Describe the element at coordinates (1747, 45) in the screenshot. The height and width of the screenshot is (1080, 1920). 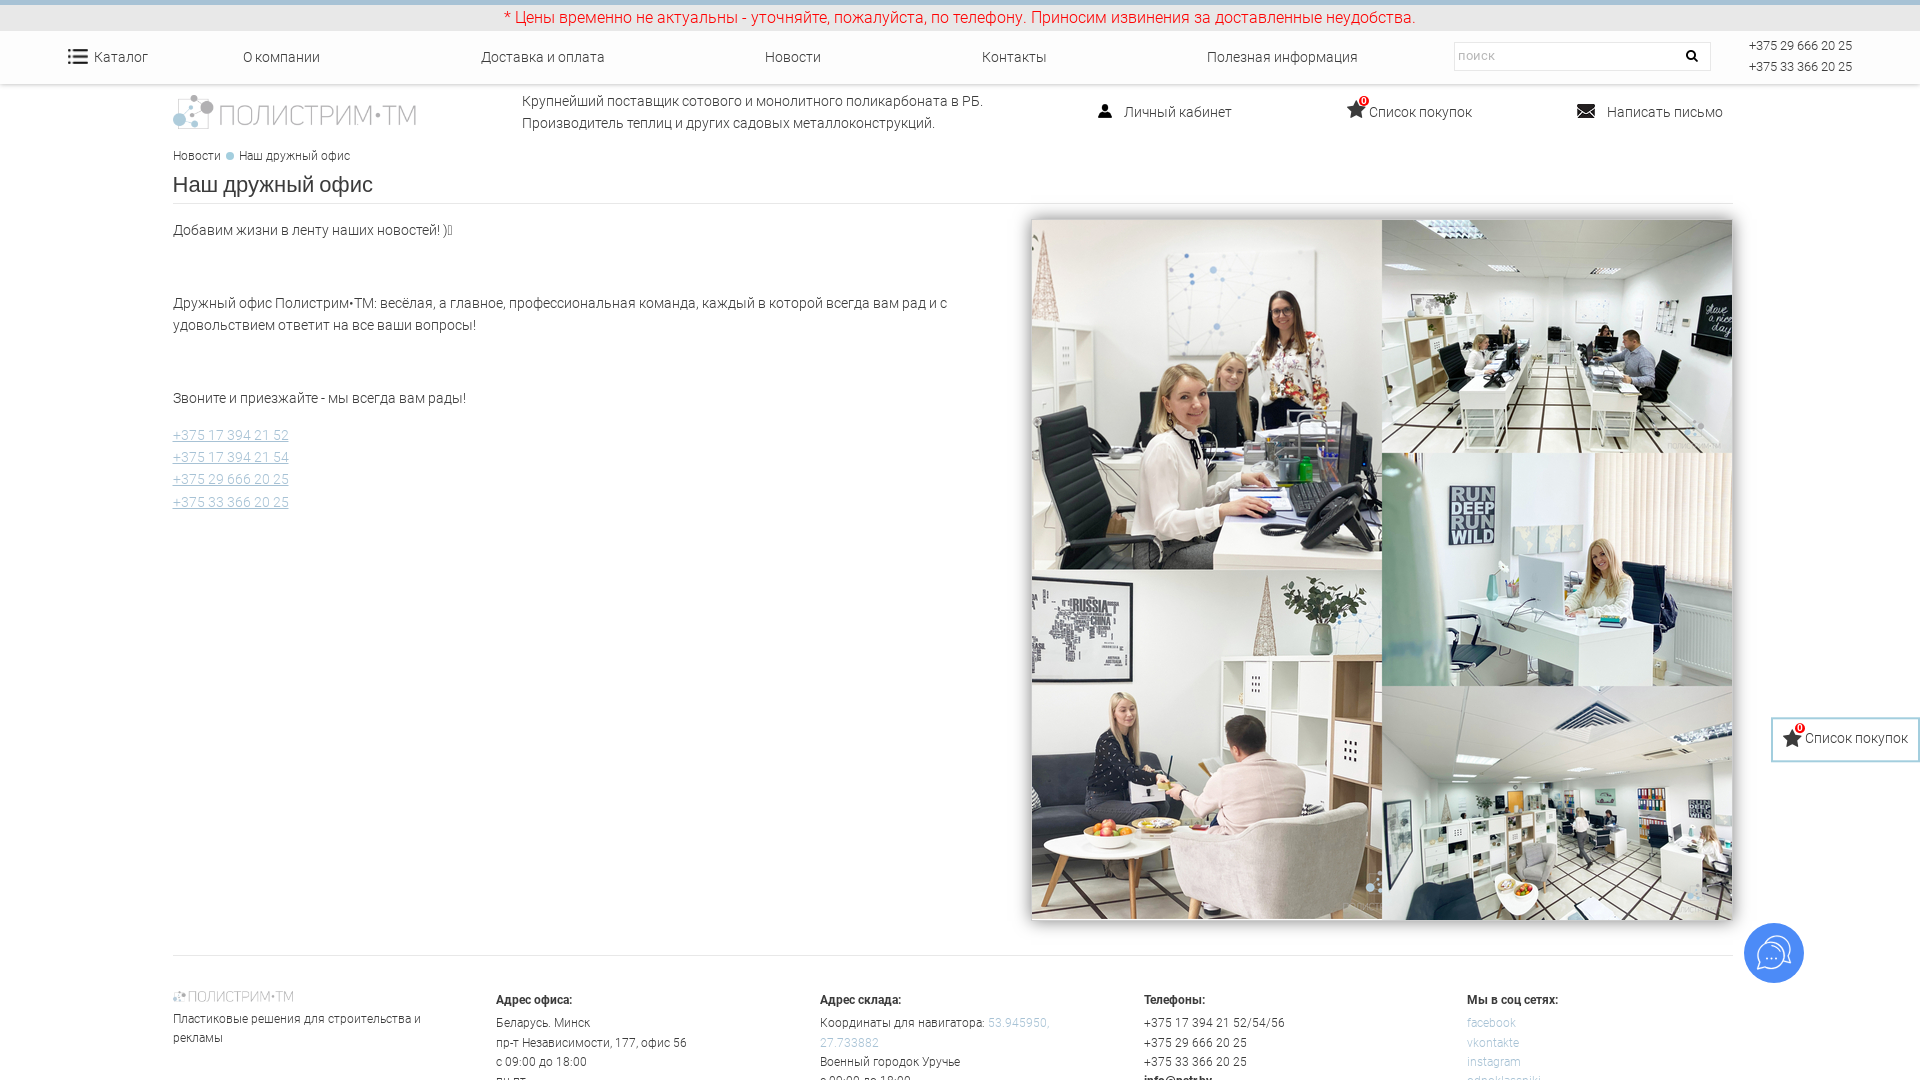
I see `'+375 29 666 20 25'` at that location.